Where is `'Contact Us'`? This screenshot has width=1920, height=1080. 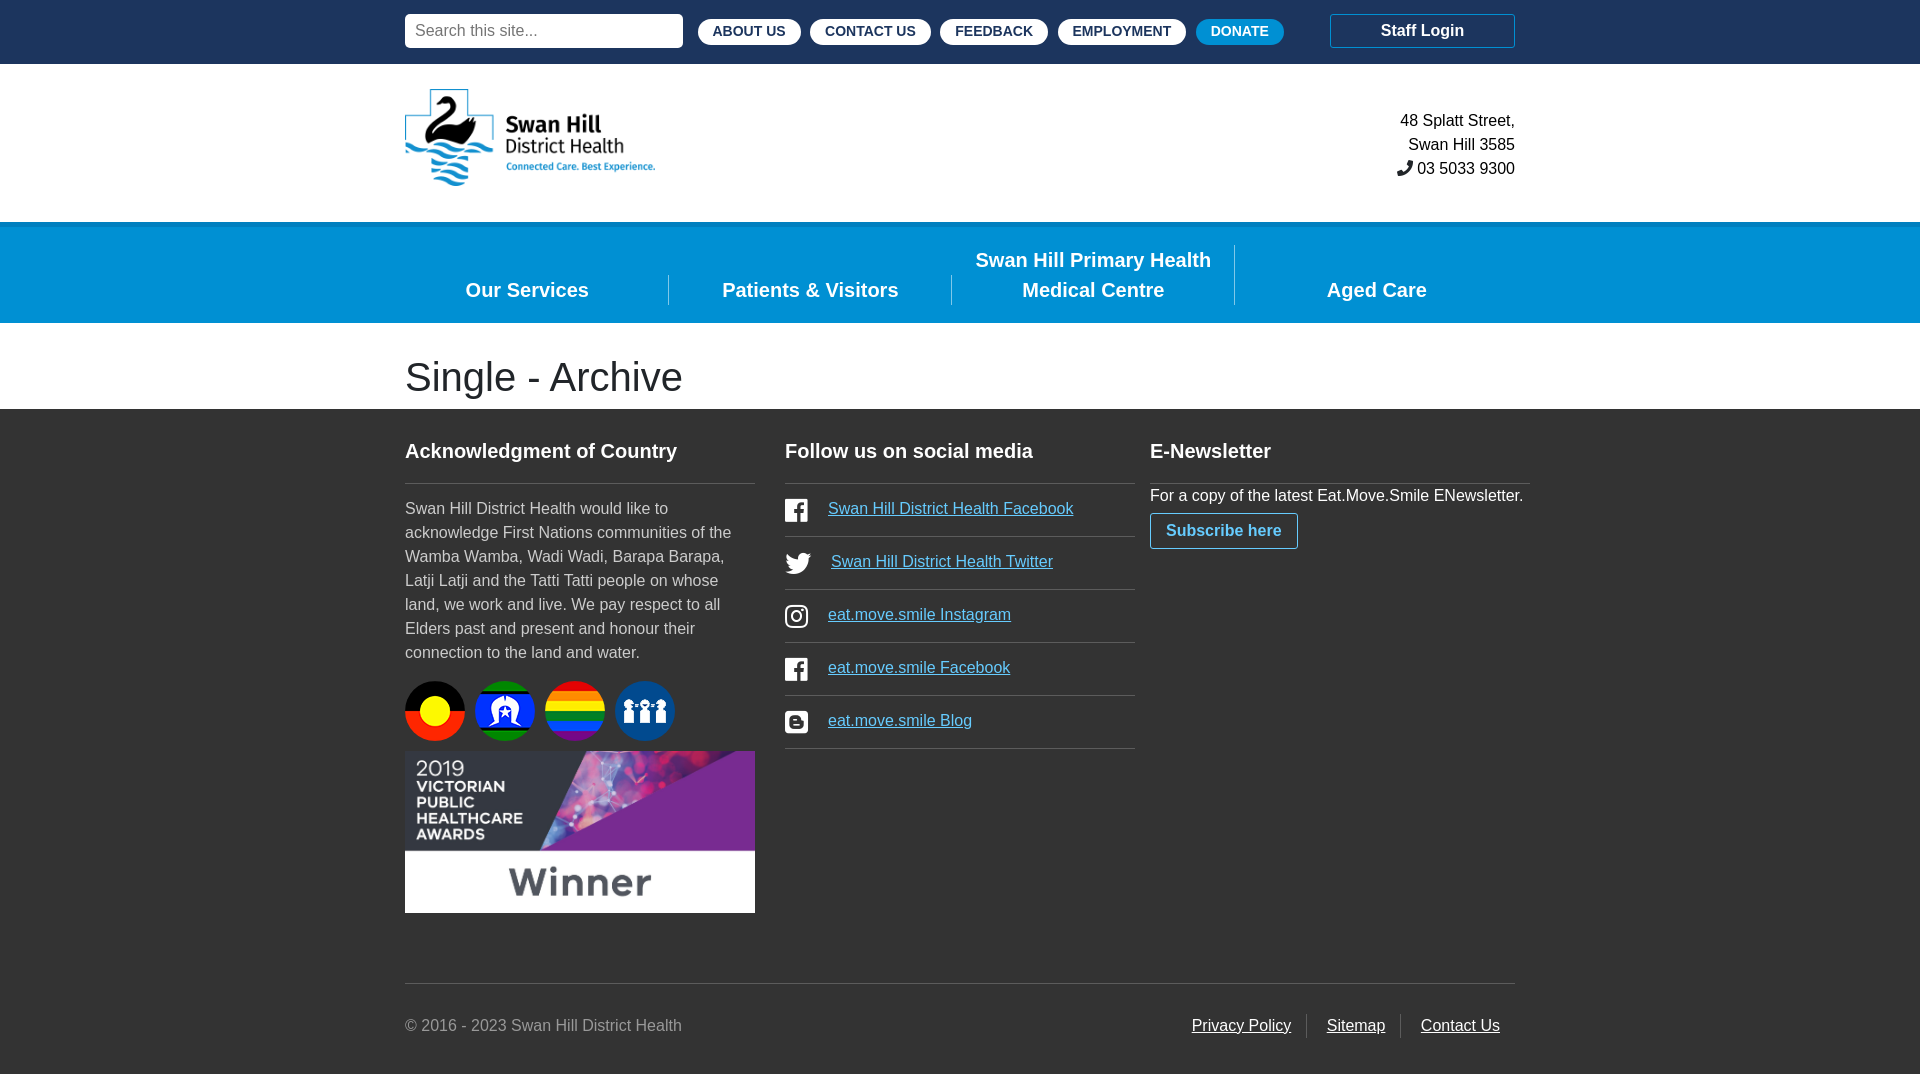
'Contact Us' is located at coordinates (1405, 1025).